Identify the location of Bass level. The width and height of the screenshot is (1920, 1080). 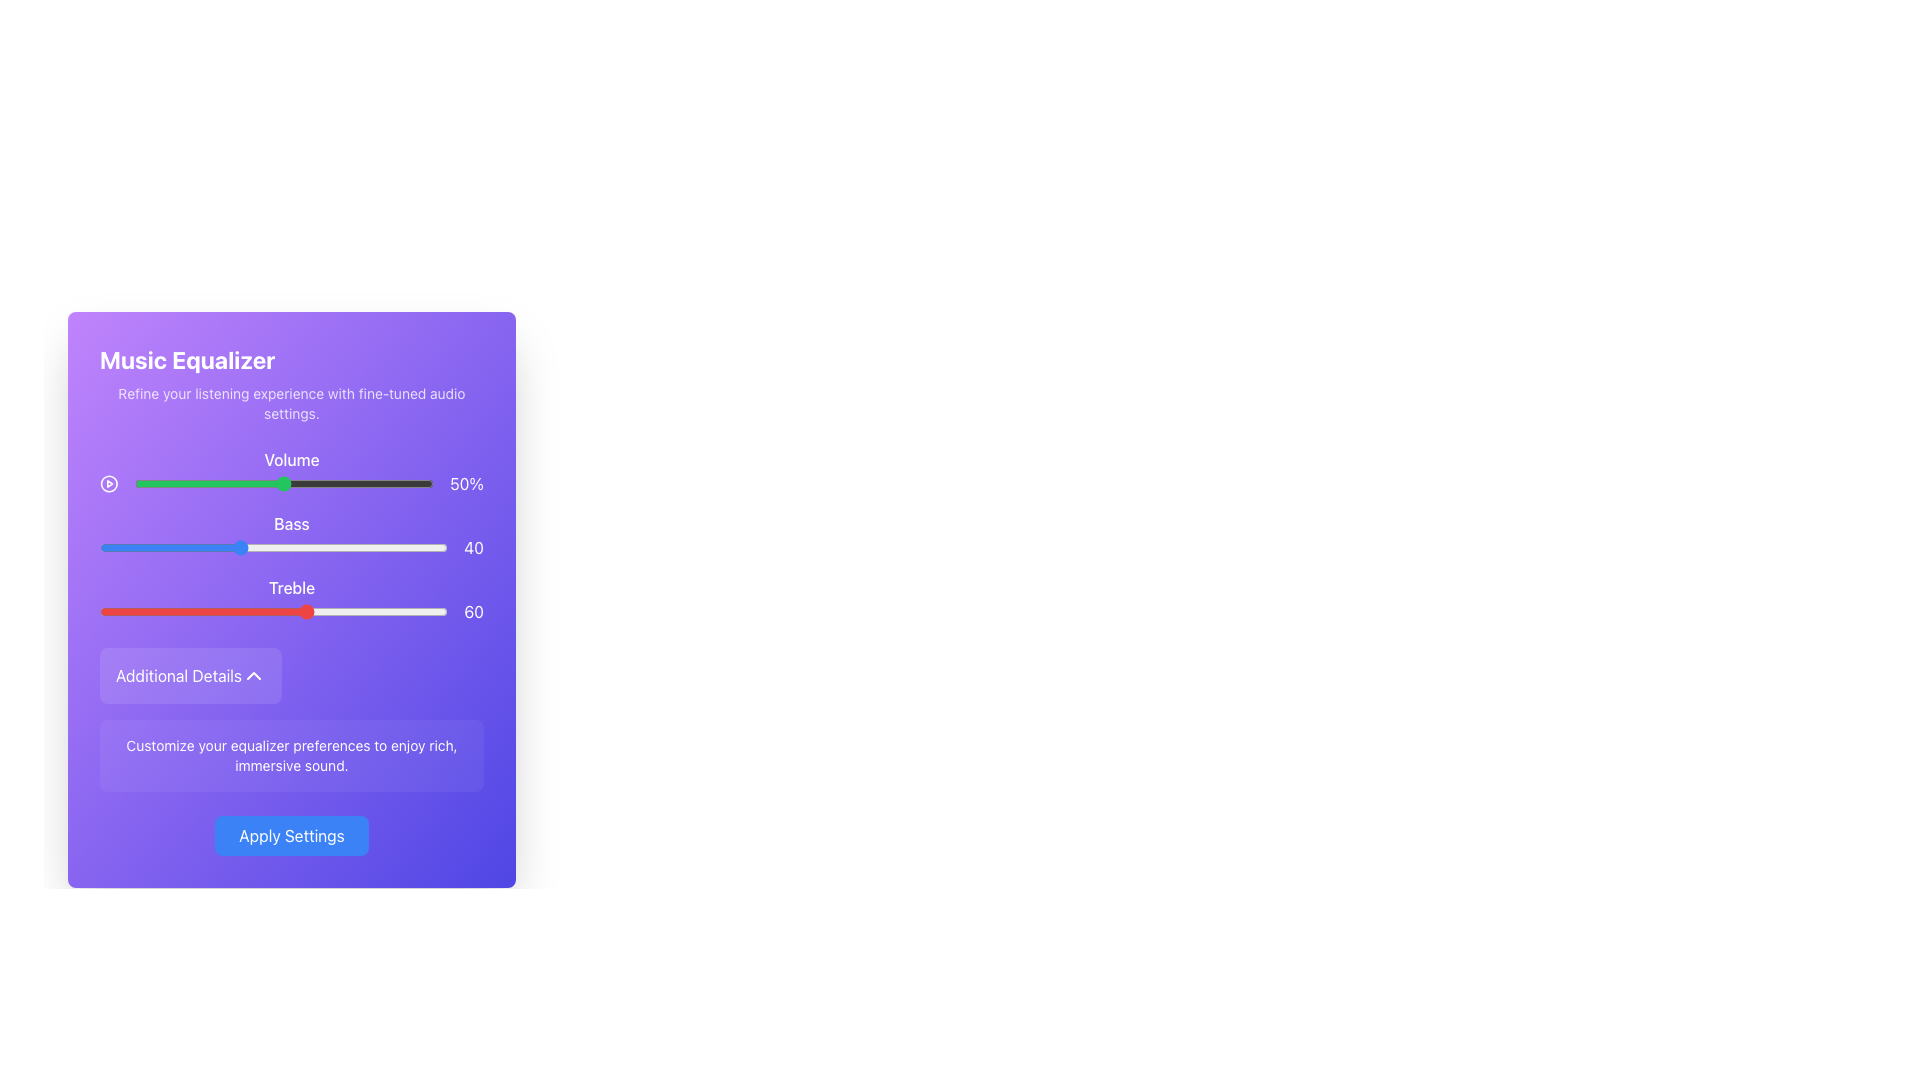
(340, 547).